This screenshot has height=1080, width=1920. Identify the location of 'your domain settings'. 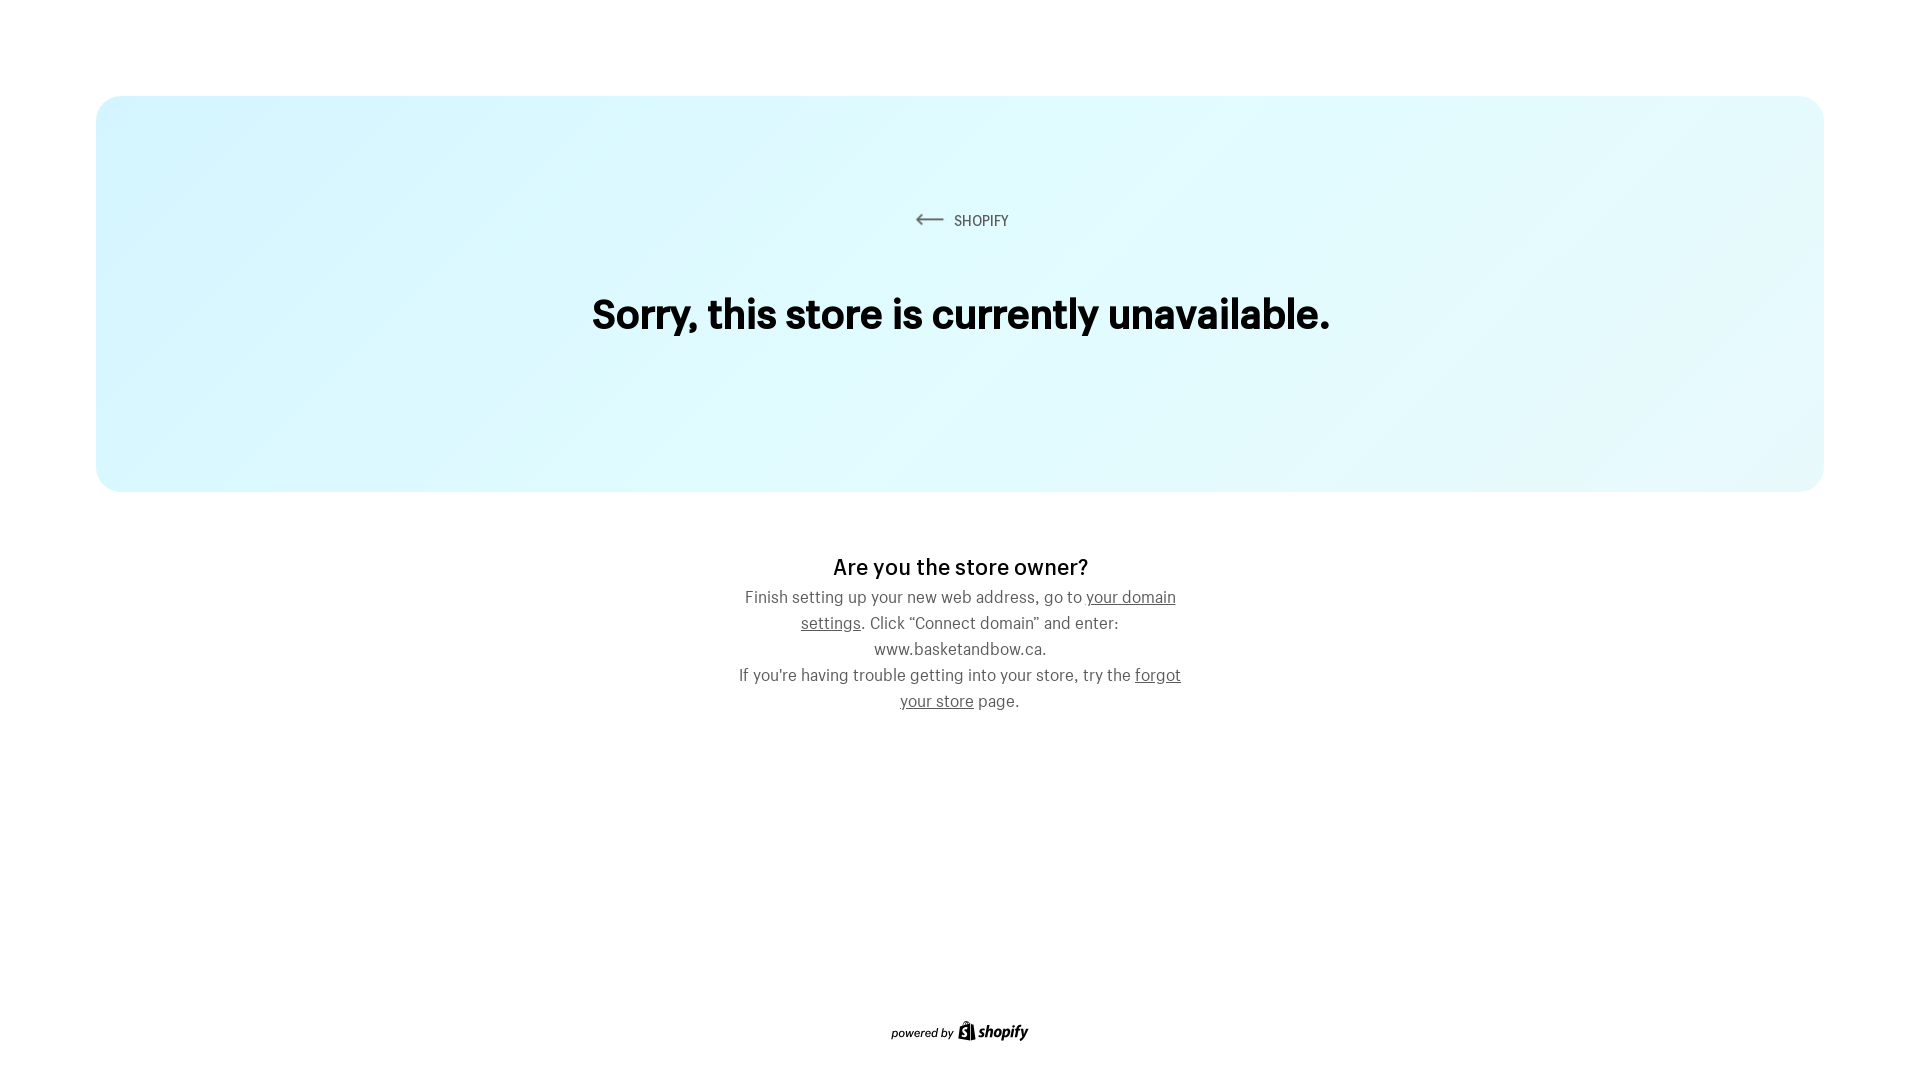
(988, 605).